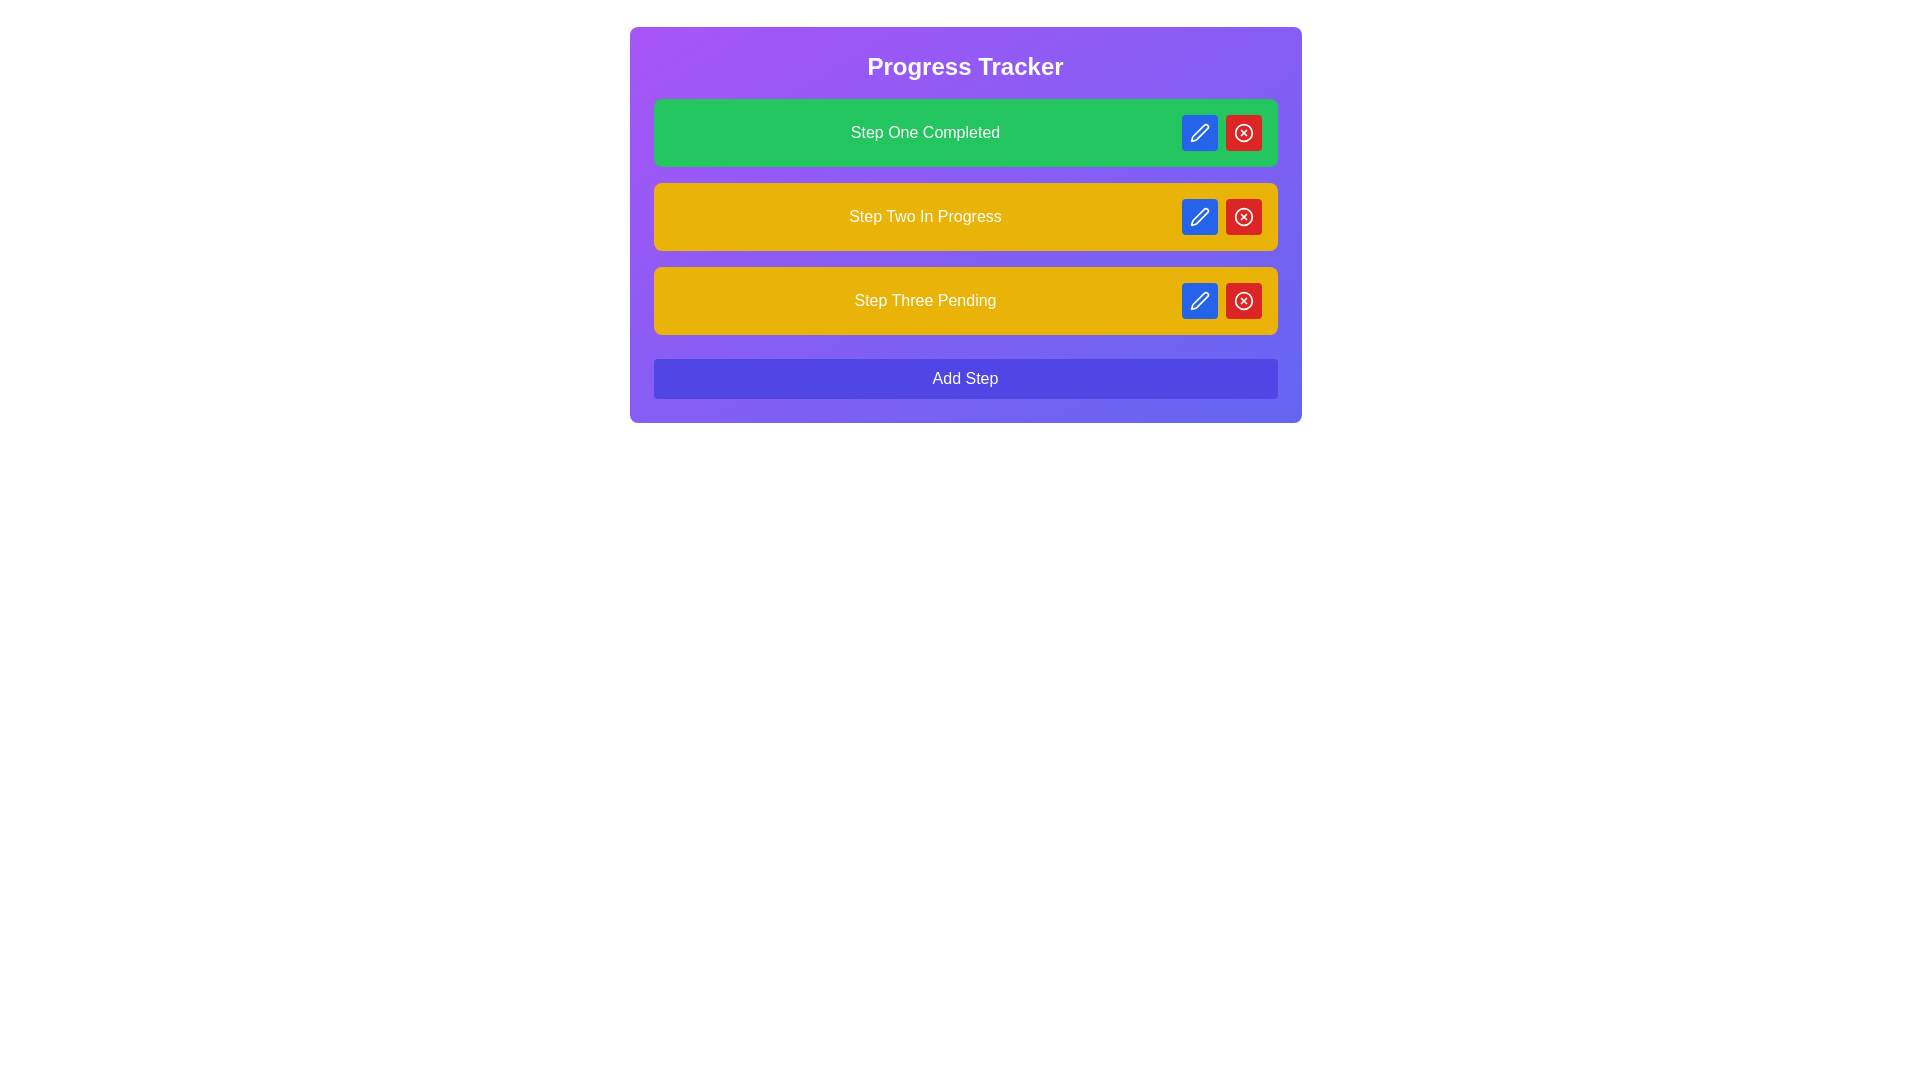 Image resolution: width=1920 pixels, height=1080 pixels. What do you see at coordinates (1199, 132) in the screenshot?
I see `the leftmost button in the progress tracker associated with 'Step One Completed' to initiate editing functionality for the step` at bounding box center [1199, 132].